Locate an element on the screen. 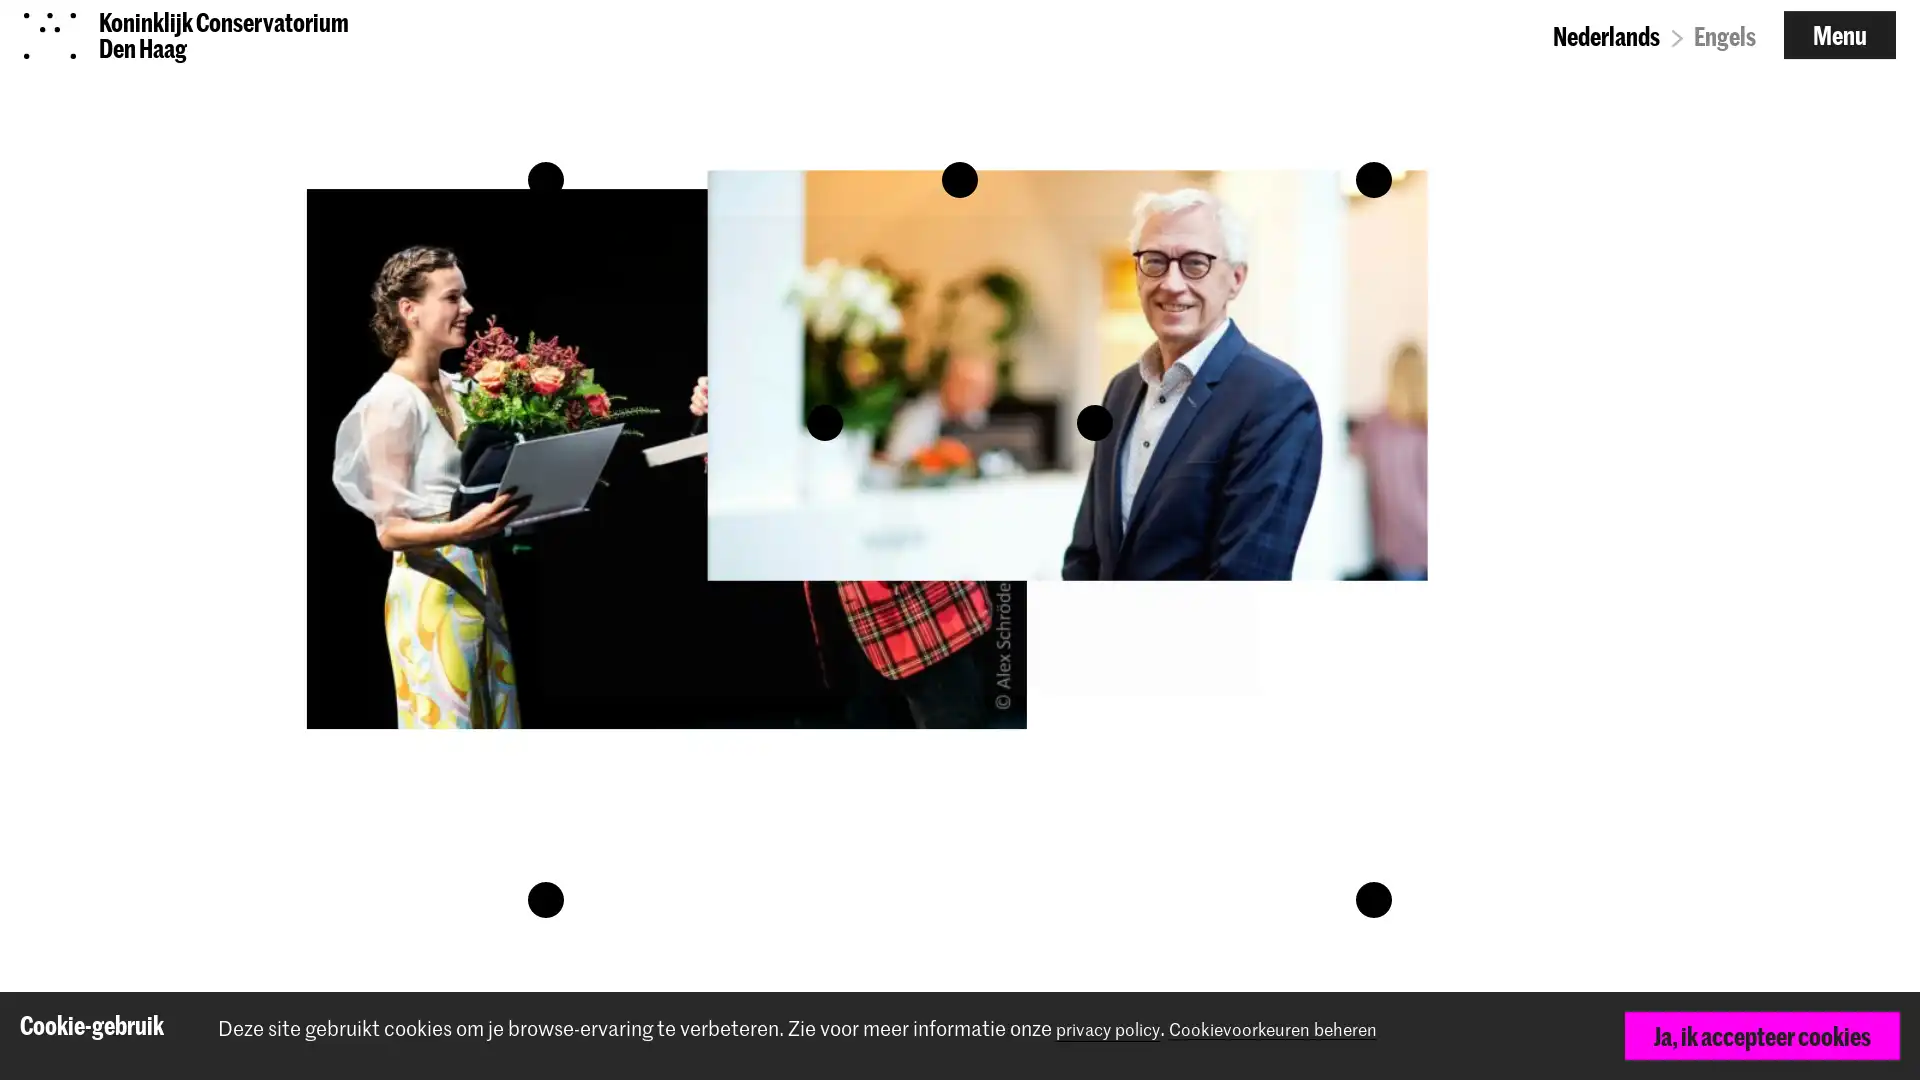 The image size is (1920, 1080). Cookievoorkeuren beheren is located at coordinates (1307, 1028).